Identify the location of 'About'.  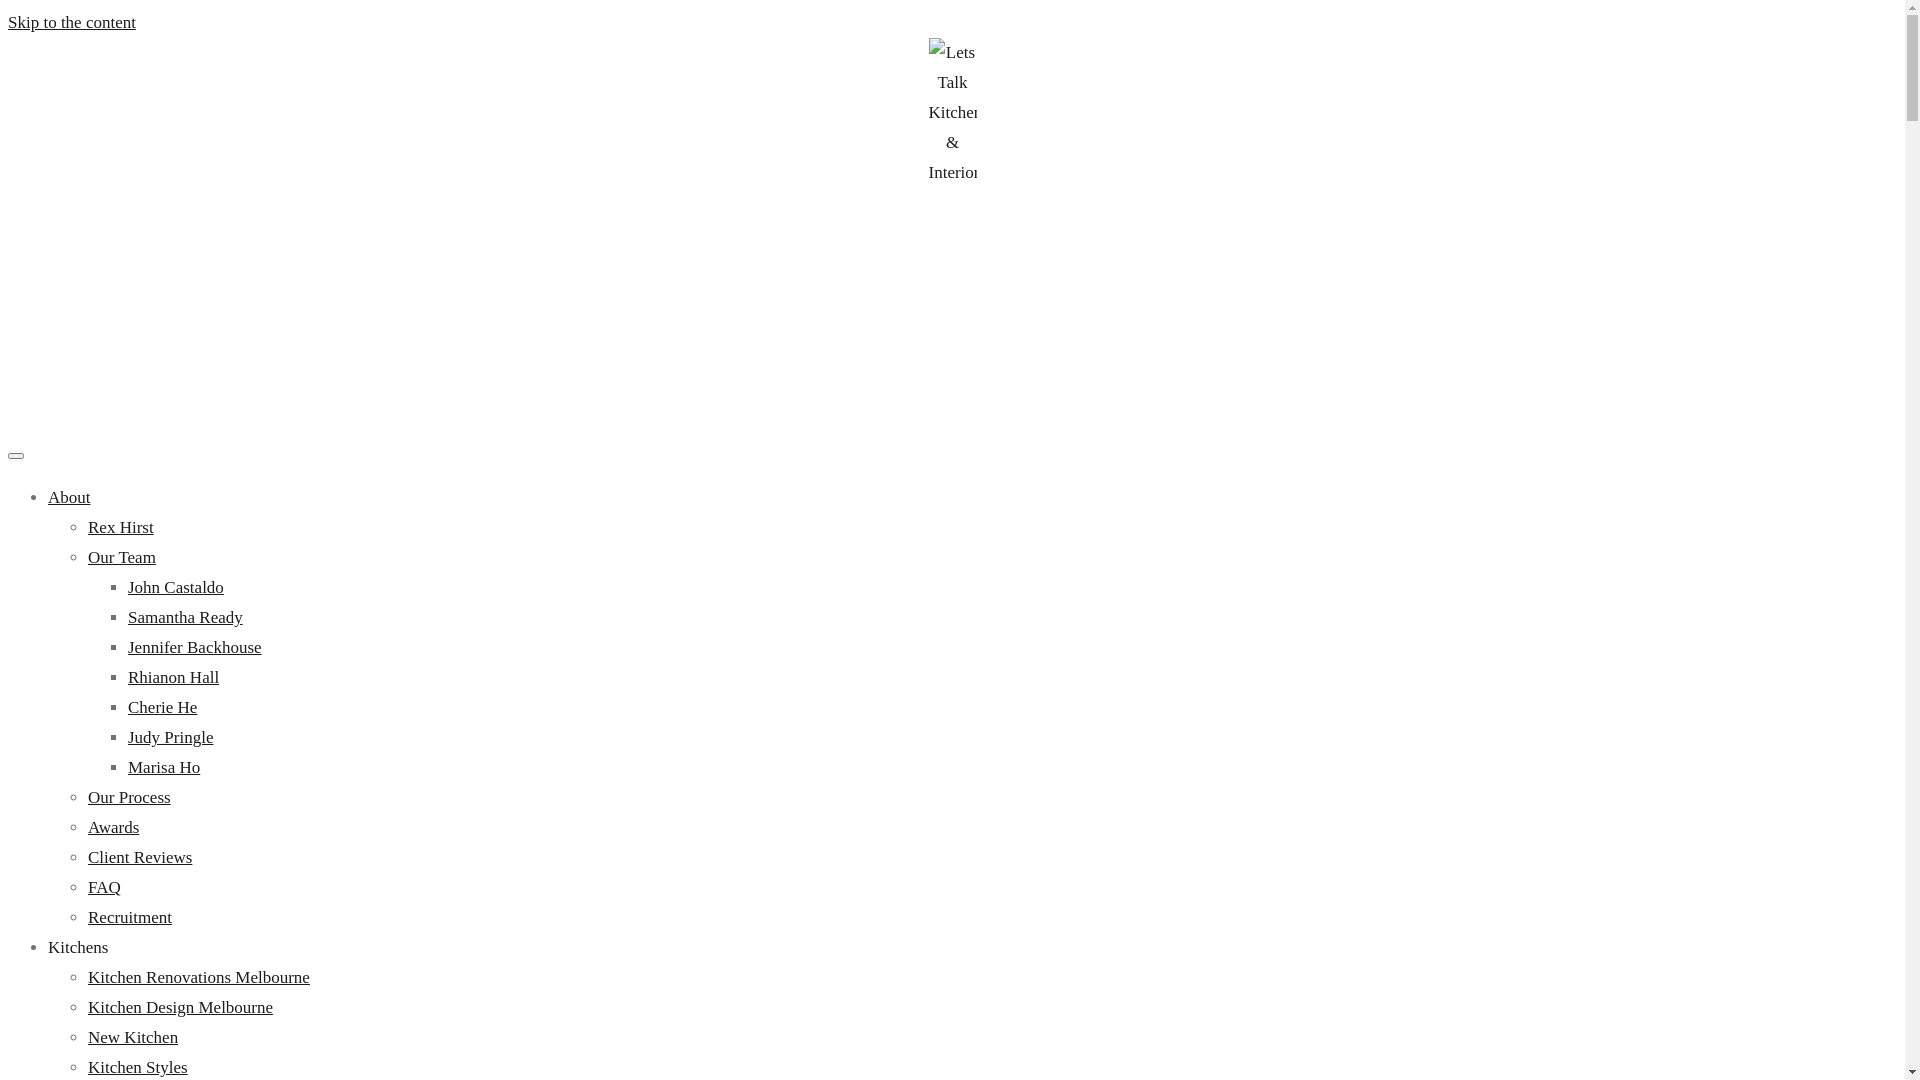
(69, 496).